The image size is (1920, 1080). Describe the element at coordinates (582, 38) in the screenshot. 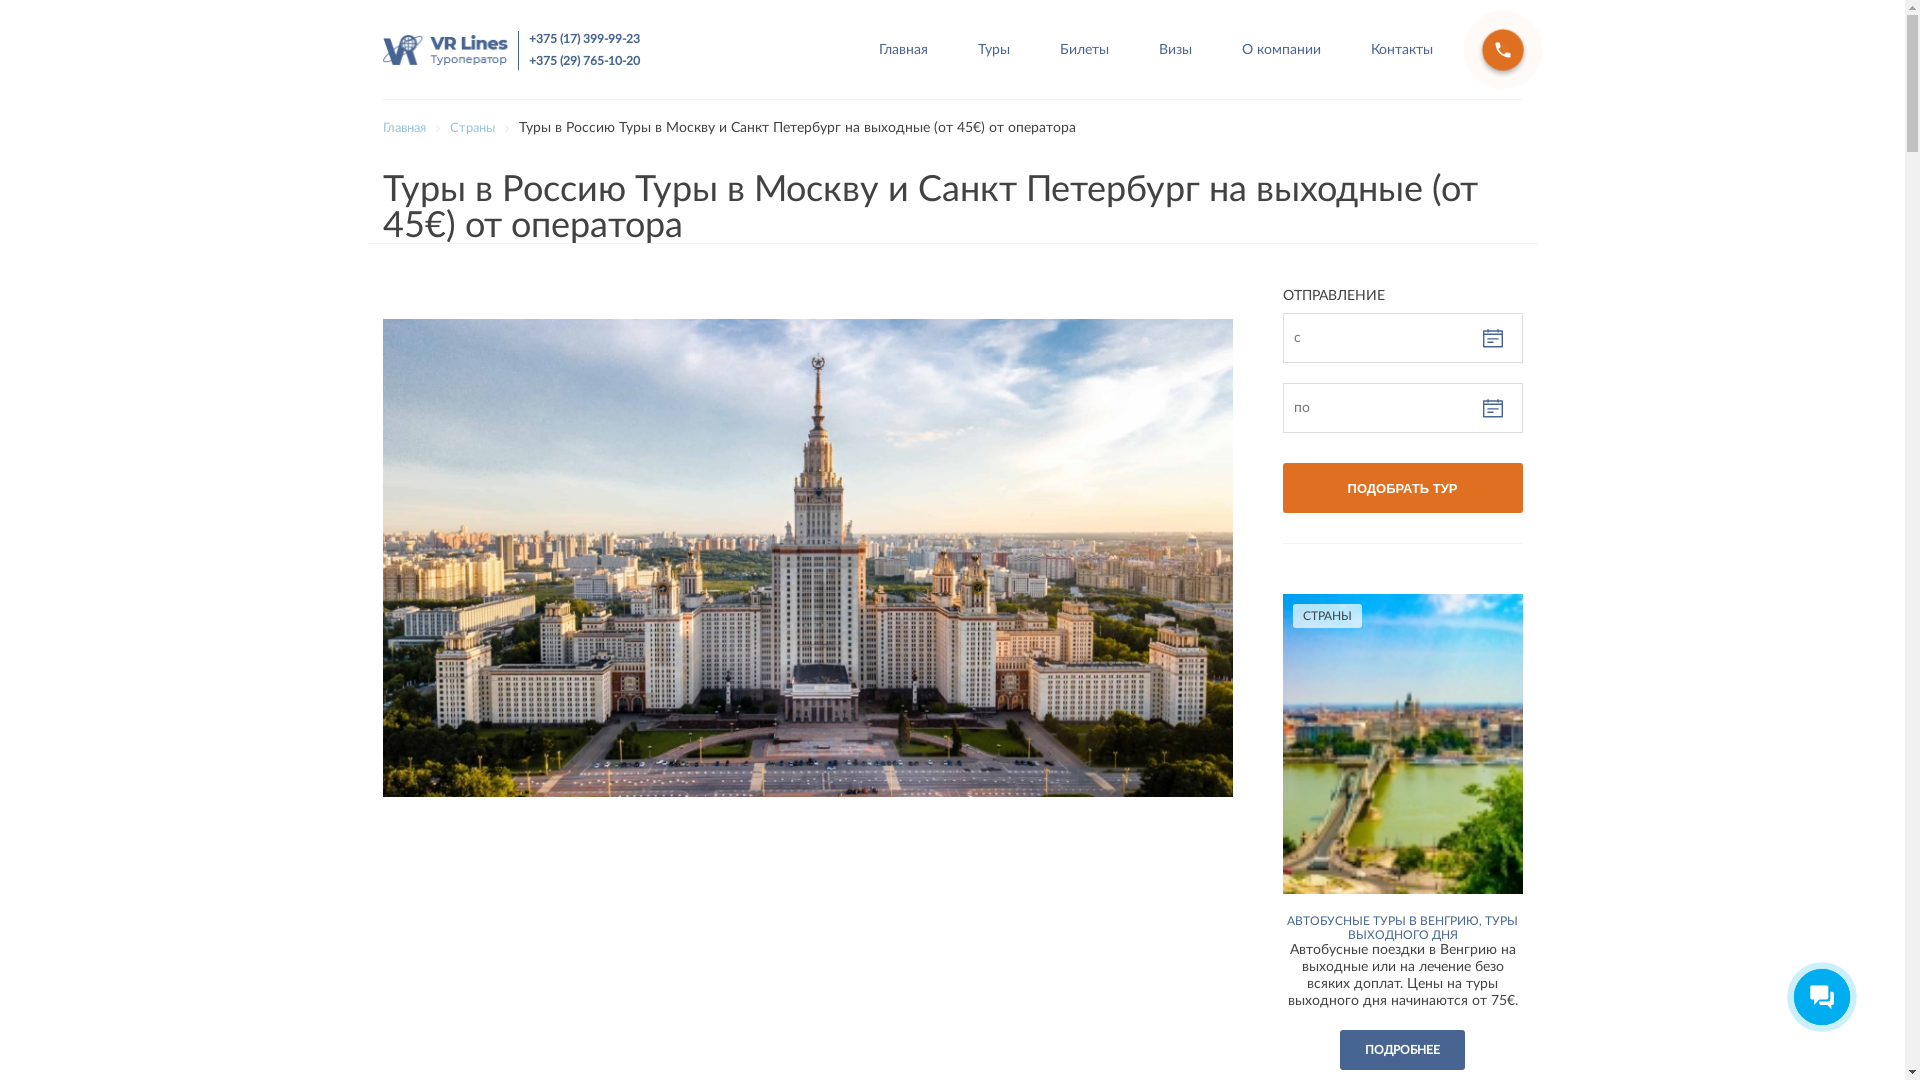

I see `'+375 (17) 399-99-23'` at that location.